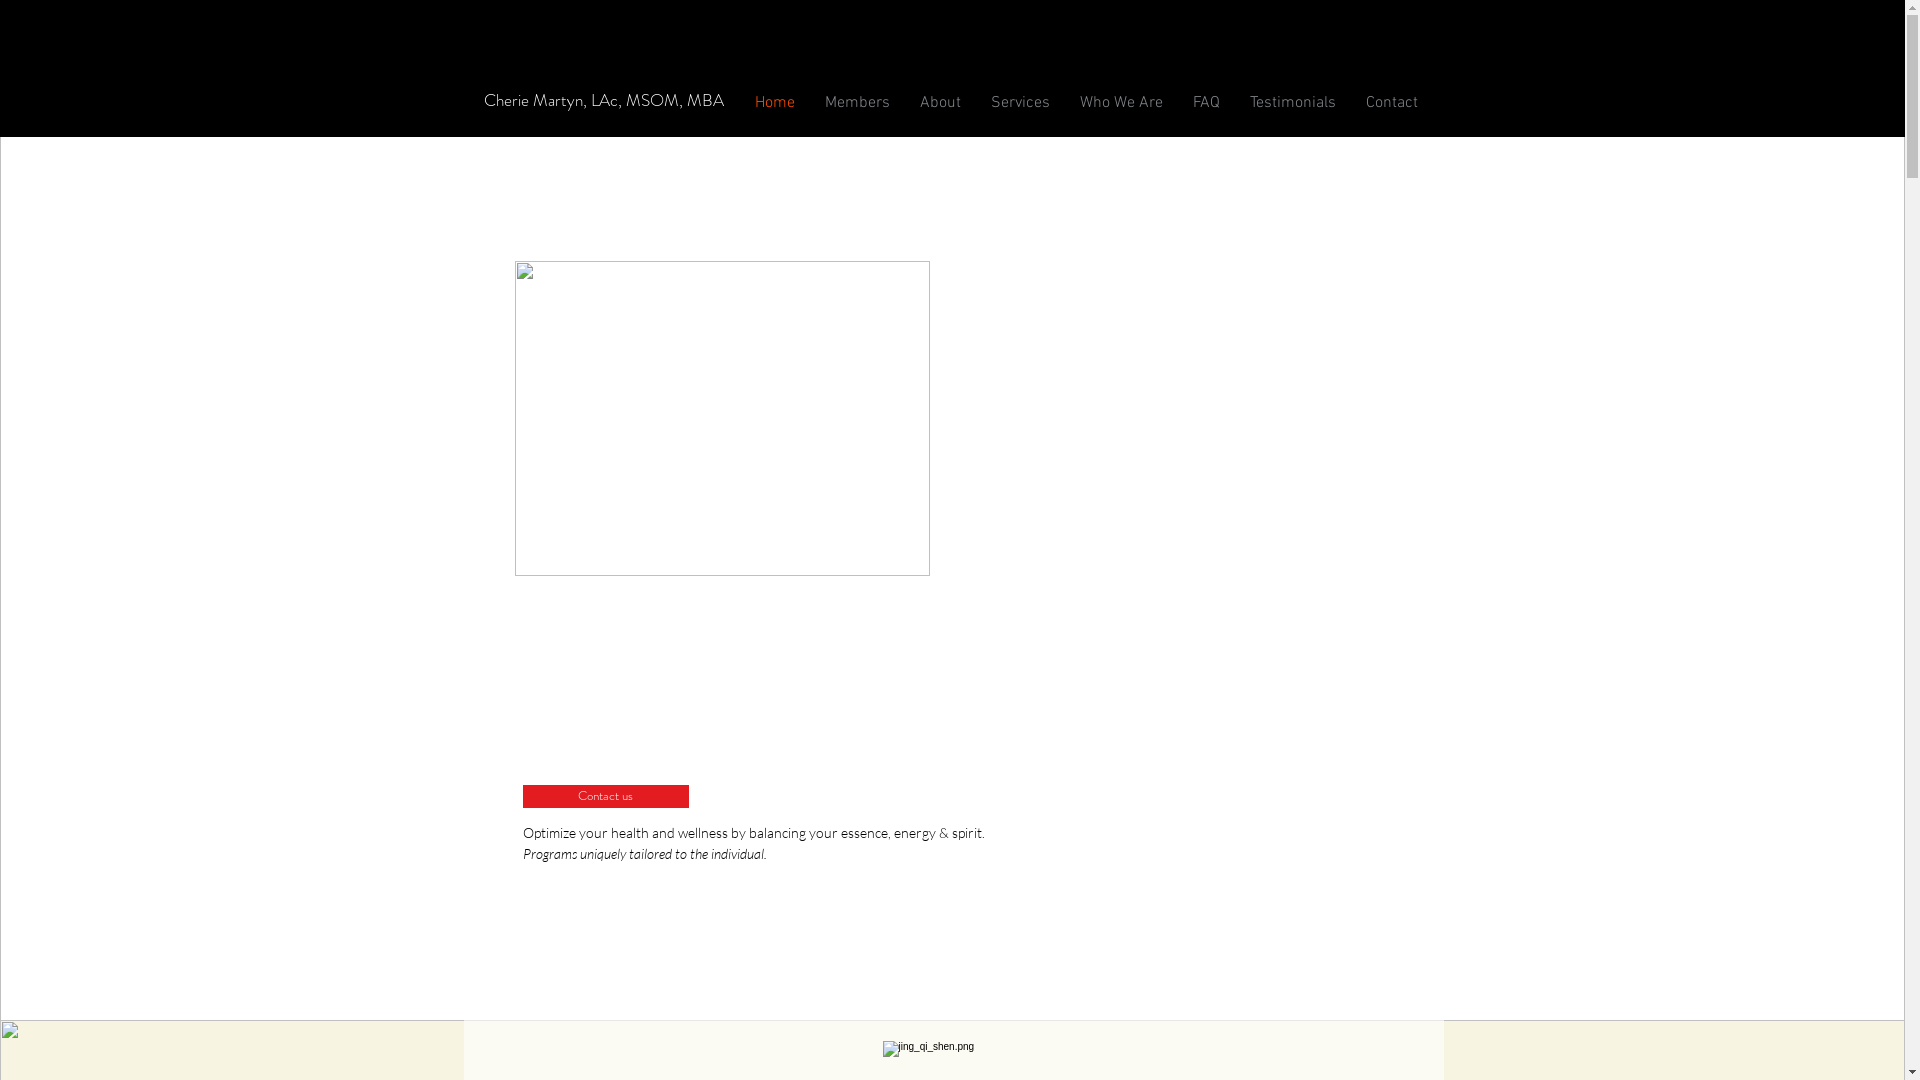 The width and height of the screenshot is (1920, 1080). I want to click on 'Testimonials', so click(1291, 103).